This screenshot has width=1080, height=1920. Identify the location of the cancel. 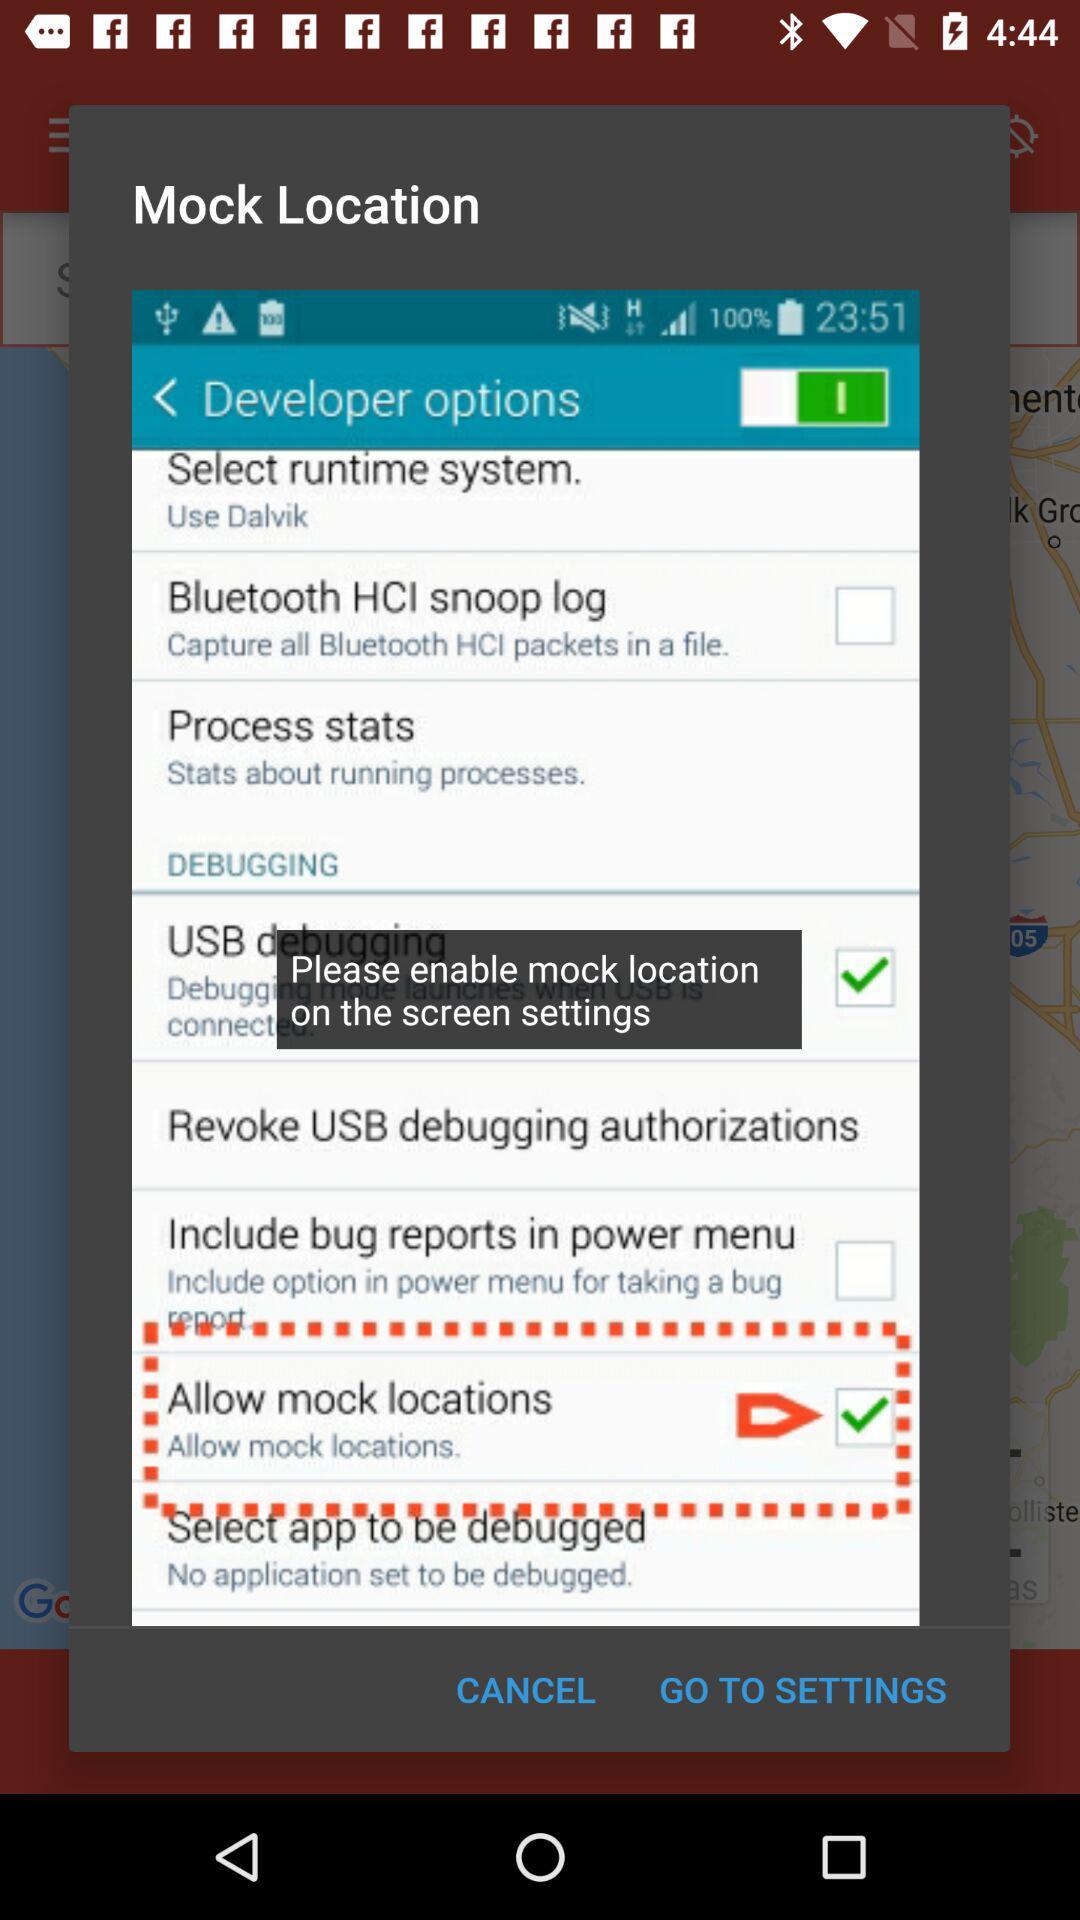
(525, 1688).